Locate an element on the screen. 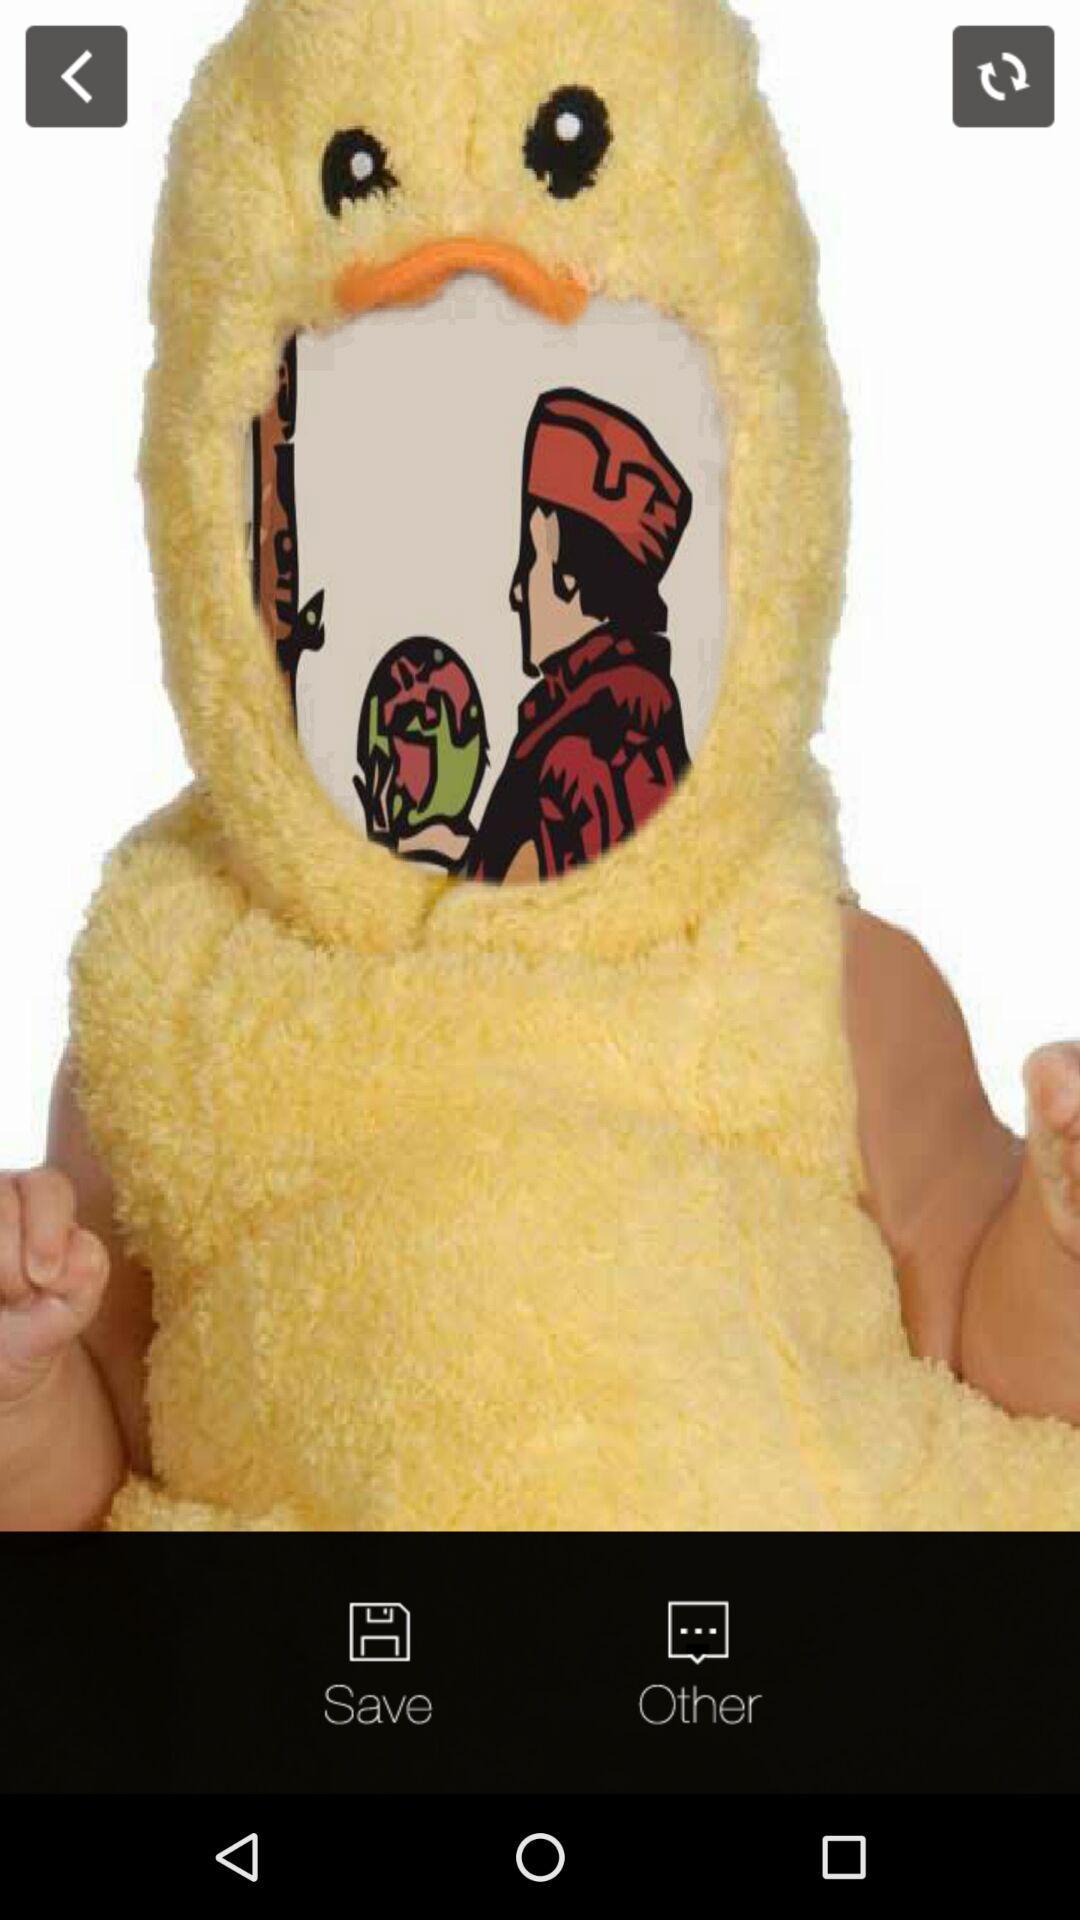 The height and width of the screenshot is (1920, 1080). clear the current edited image is located at coordinates (1003, 76).